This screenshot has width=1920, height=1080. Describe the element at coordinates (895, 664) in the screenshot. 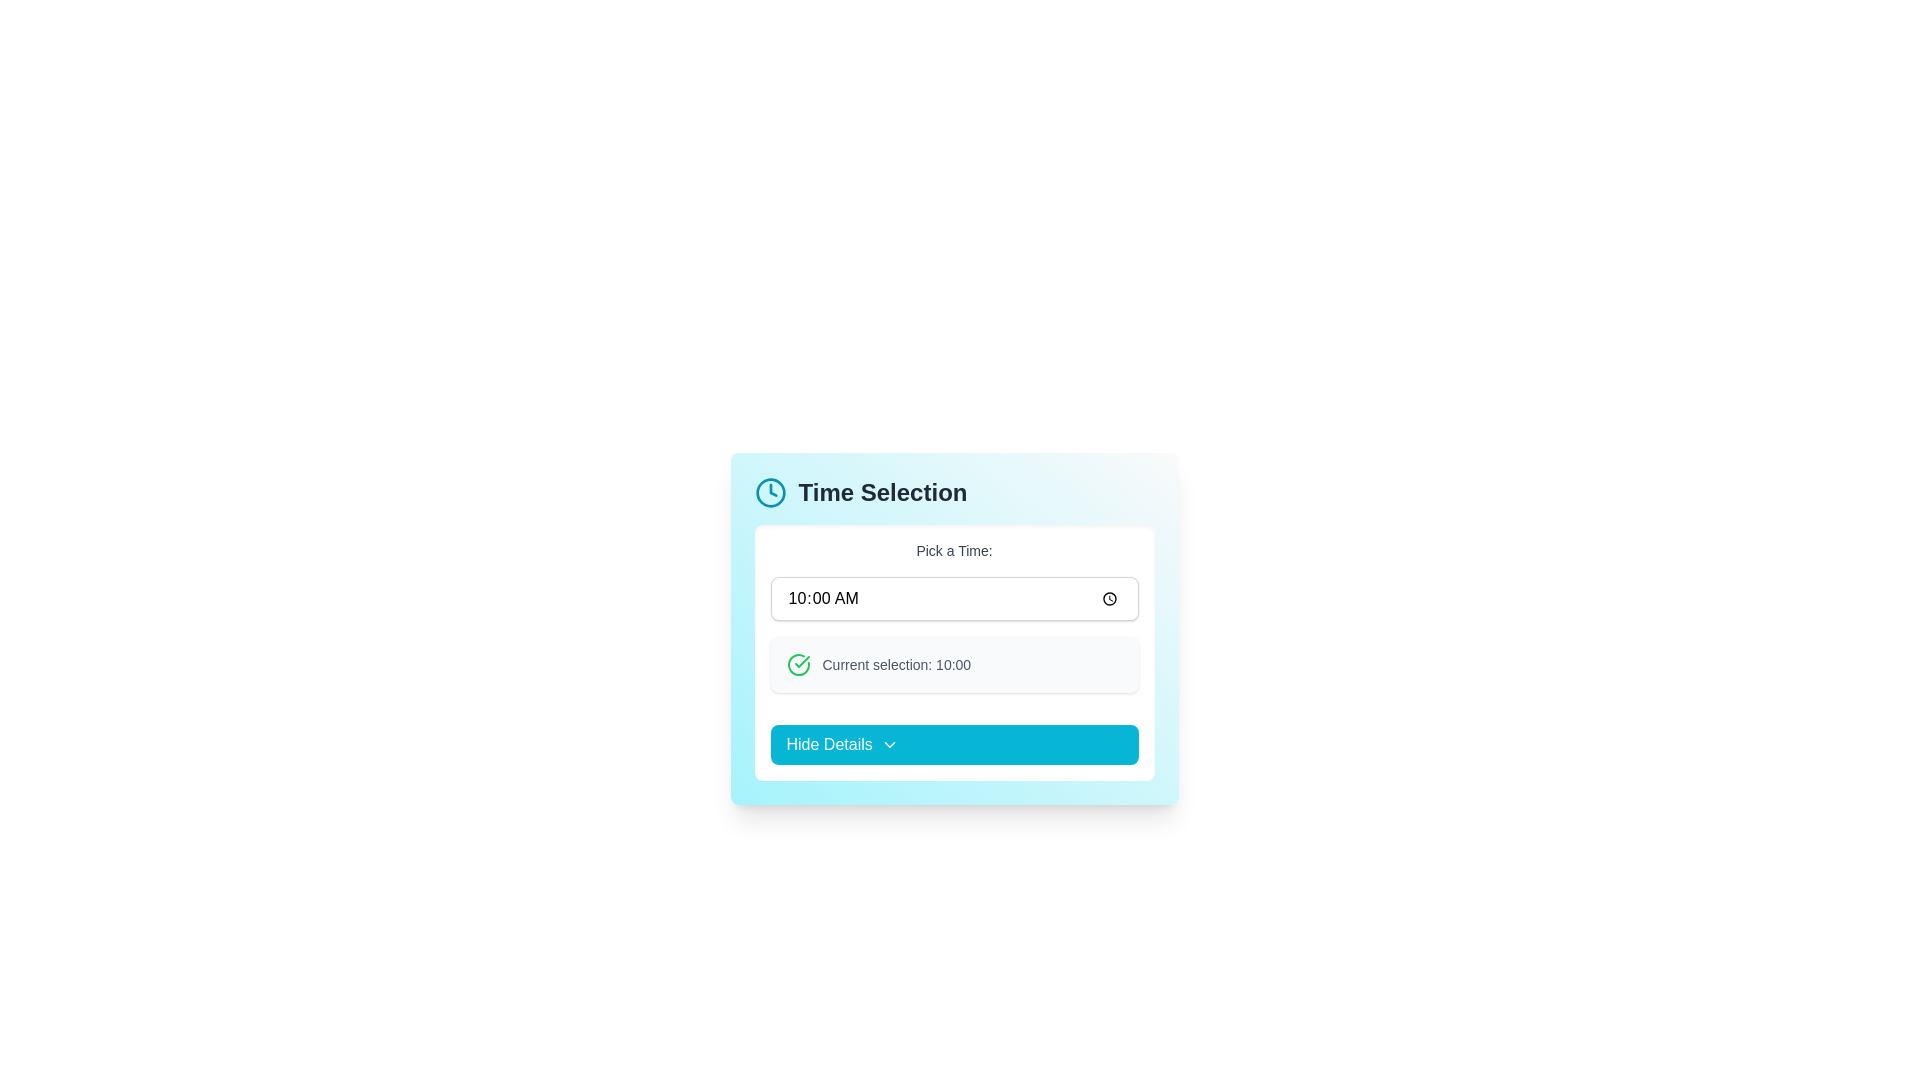

I see `the read-only text label that displays the current time selection in the time selector interface` at that location.